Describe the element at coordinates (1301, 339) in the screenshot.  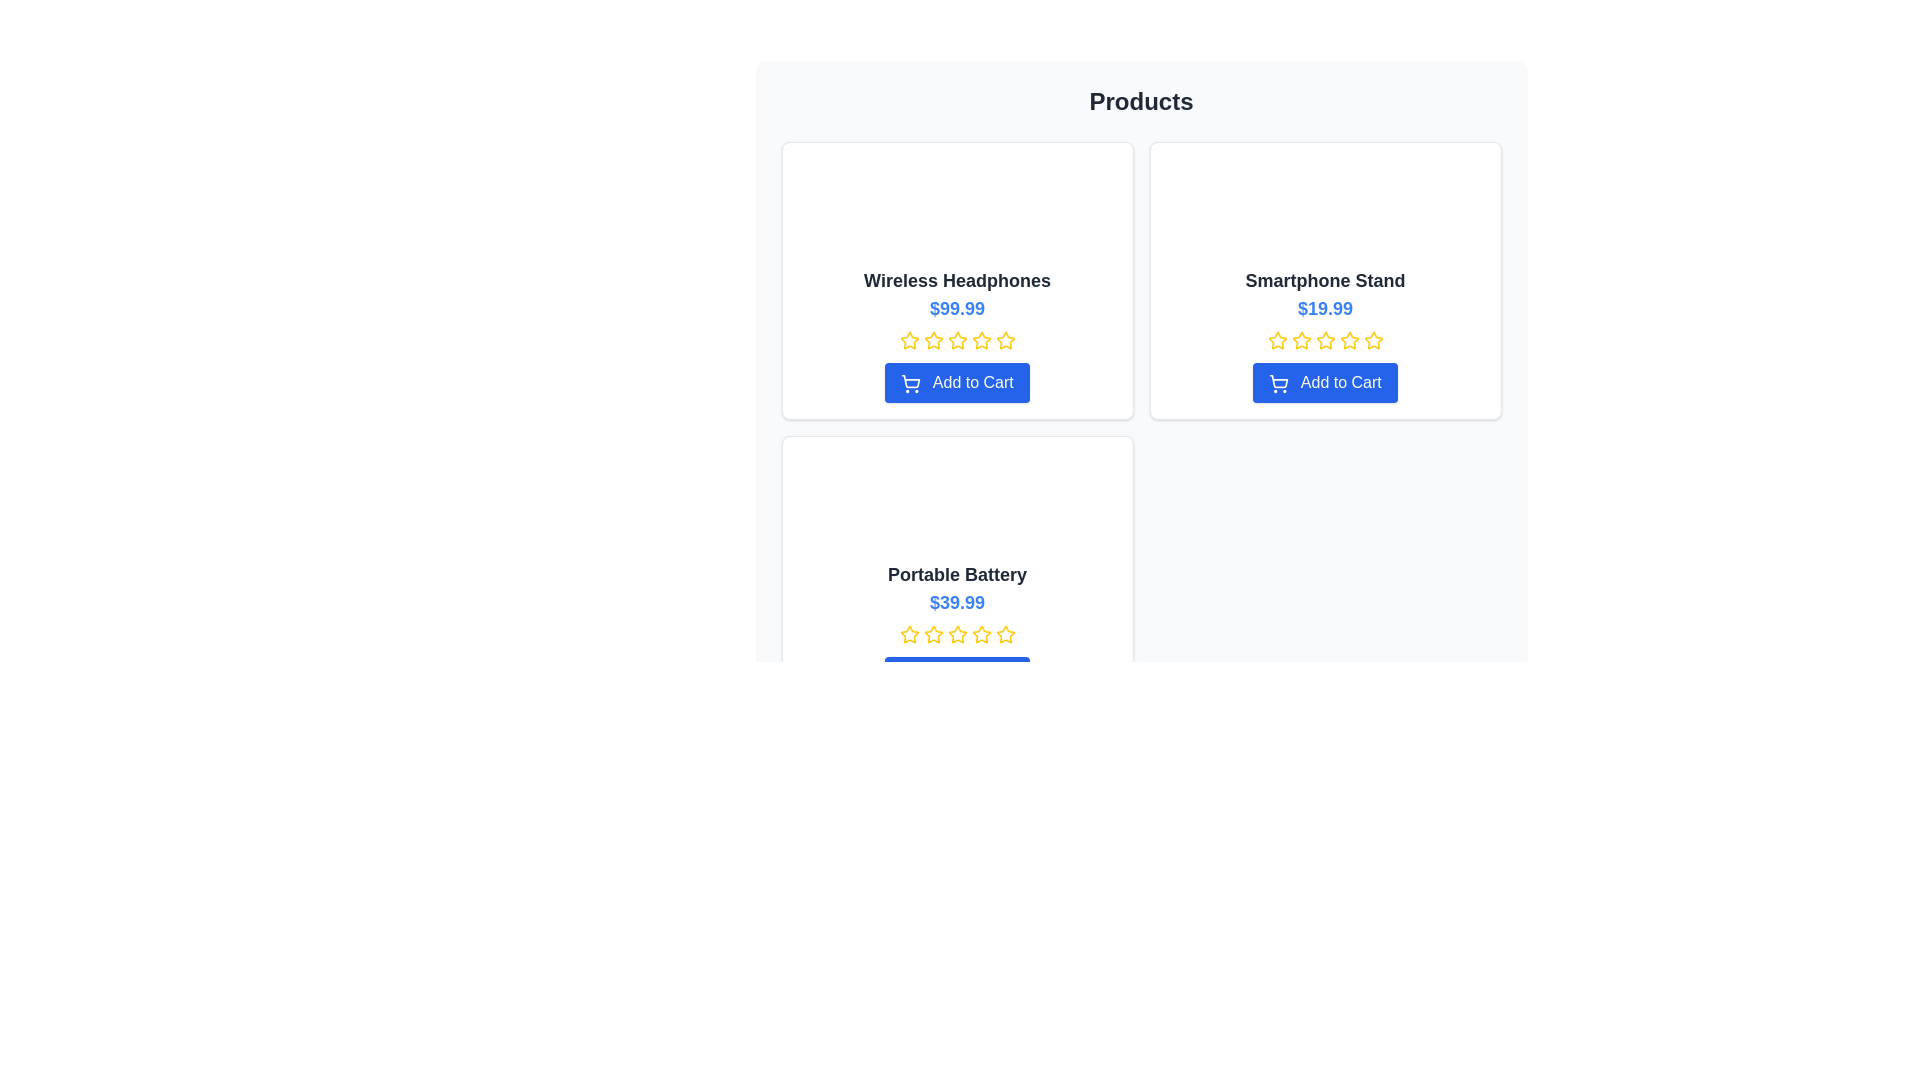
I see `the second star icon representing a two out of five rating for the 'Smartphone Stand' product` at that location.